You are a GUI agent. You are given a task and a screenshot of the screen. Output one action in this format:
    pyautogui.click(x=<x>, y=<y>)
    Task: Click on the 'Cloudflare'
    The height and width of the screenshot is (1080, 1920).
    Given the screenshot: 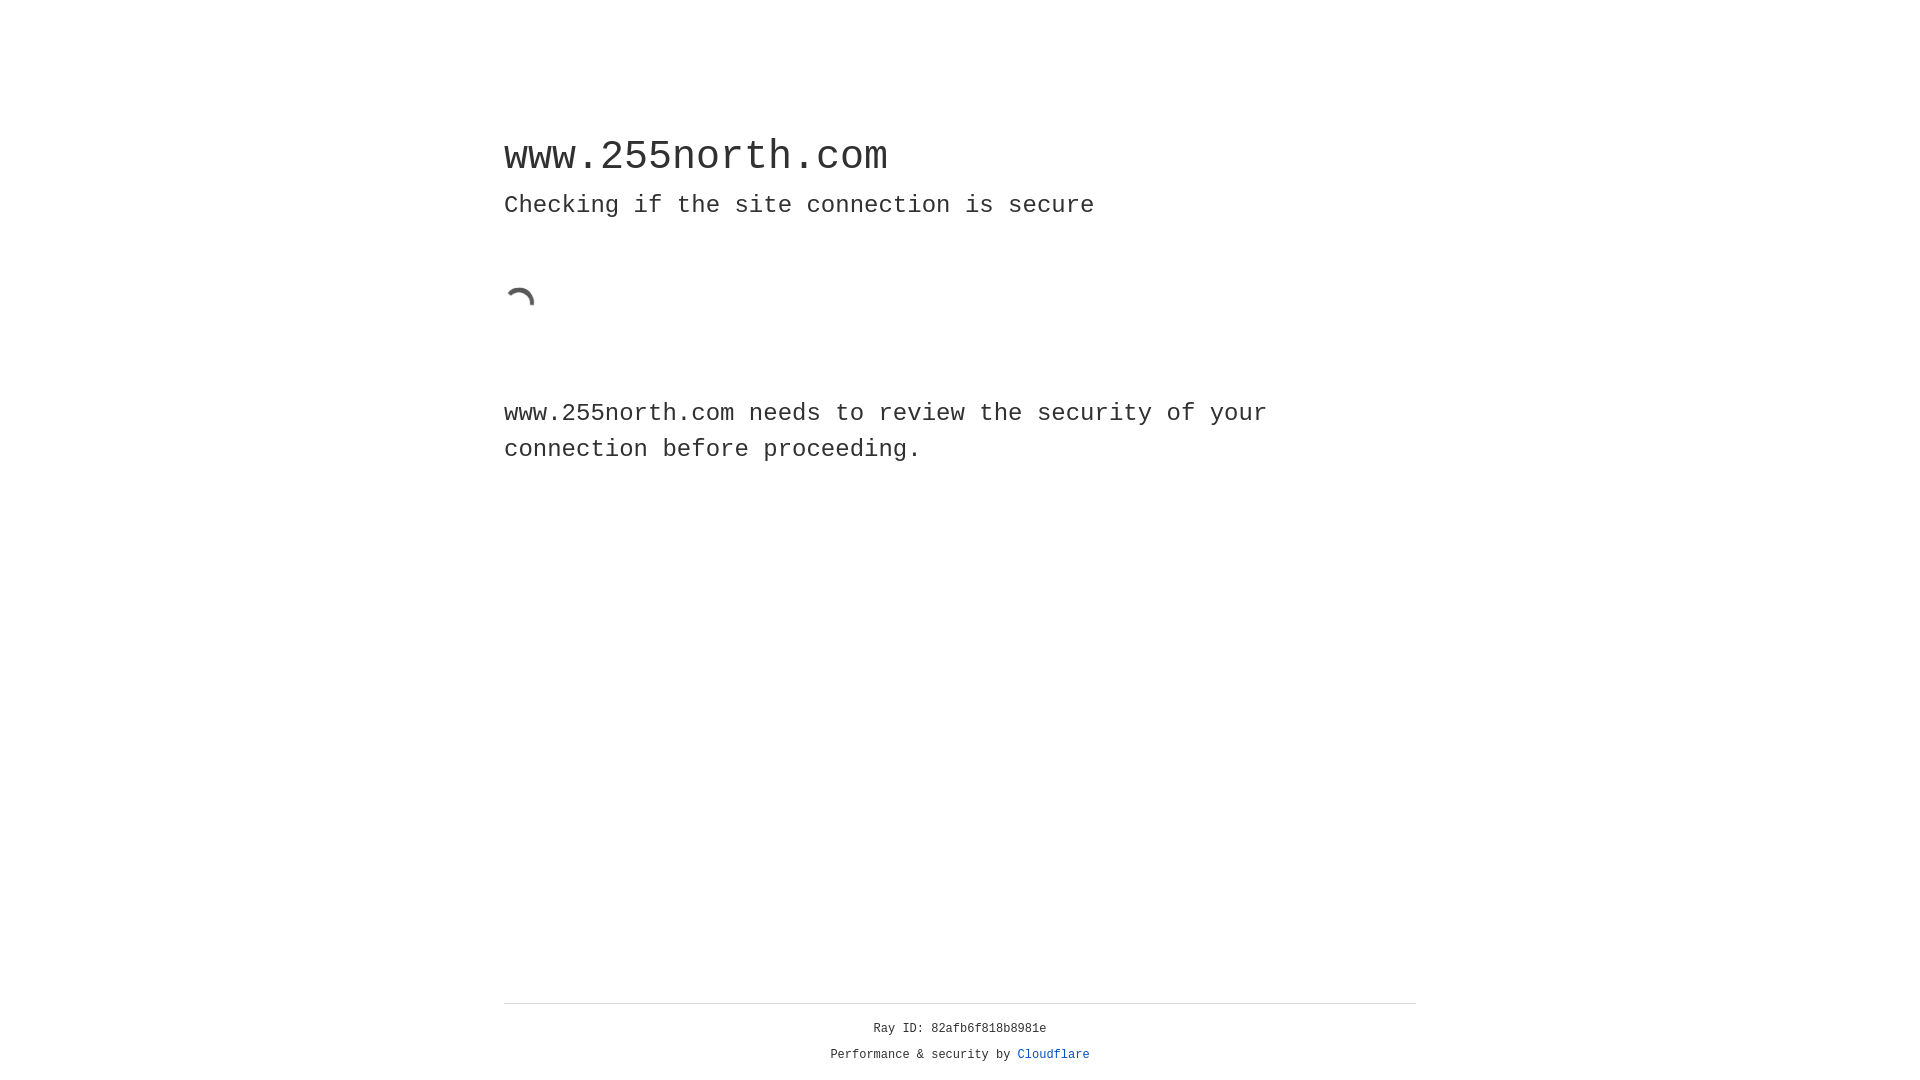 What is the action you would take?
    pyautogui.click(x=1053, y=1054)
    